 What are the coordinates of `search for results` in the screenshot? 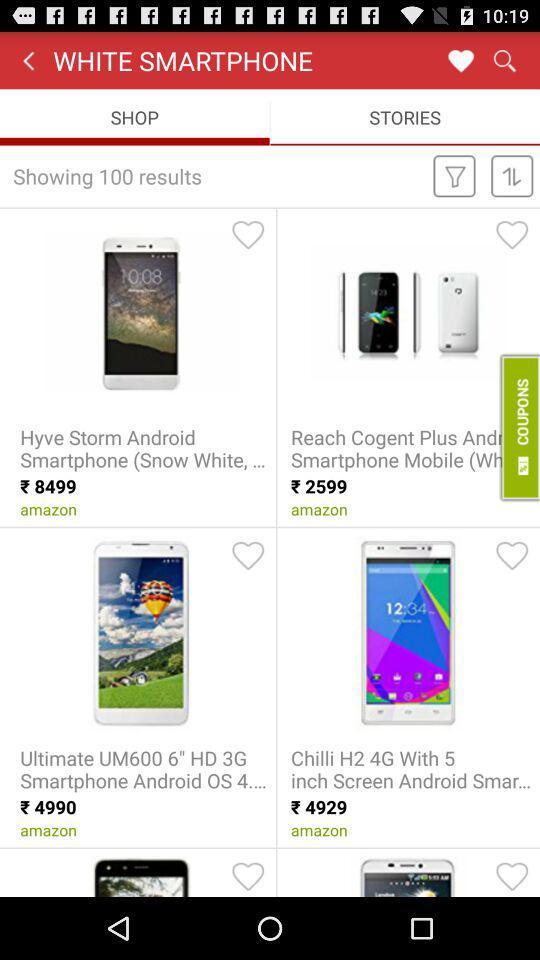 It's located at (503, 59).